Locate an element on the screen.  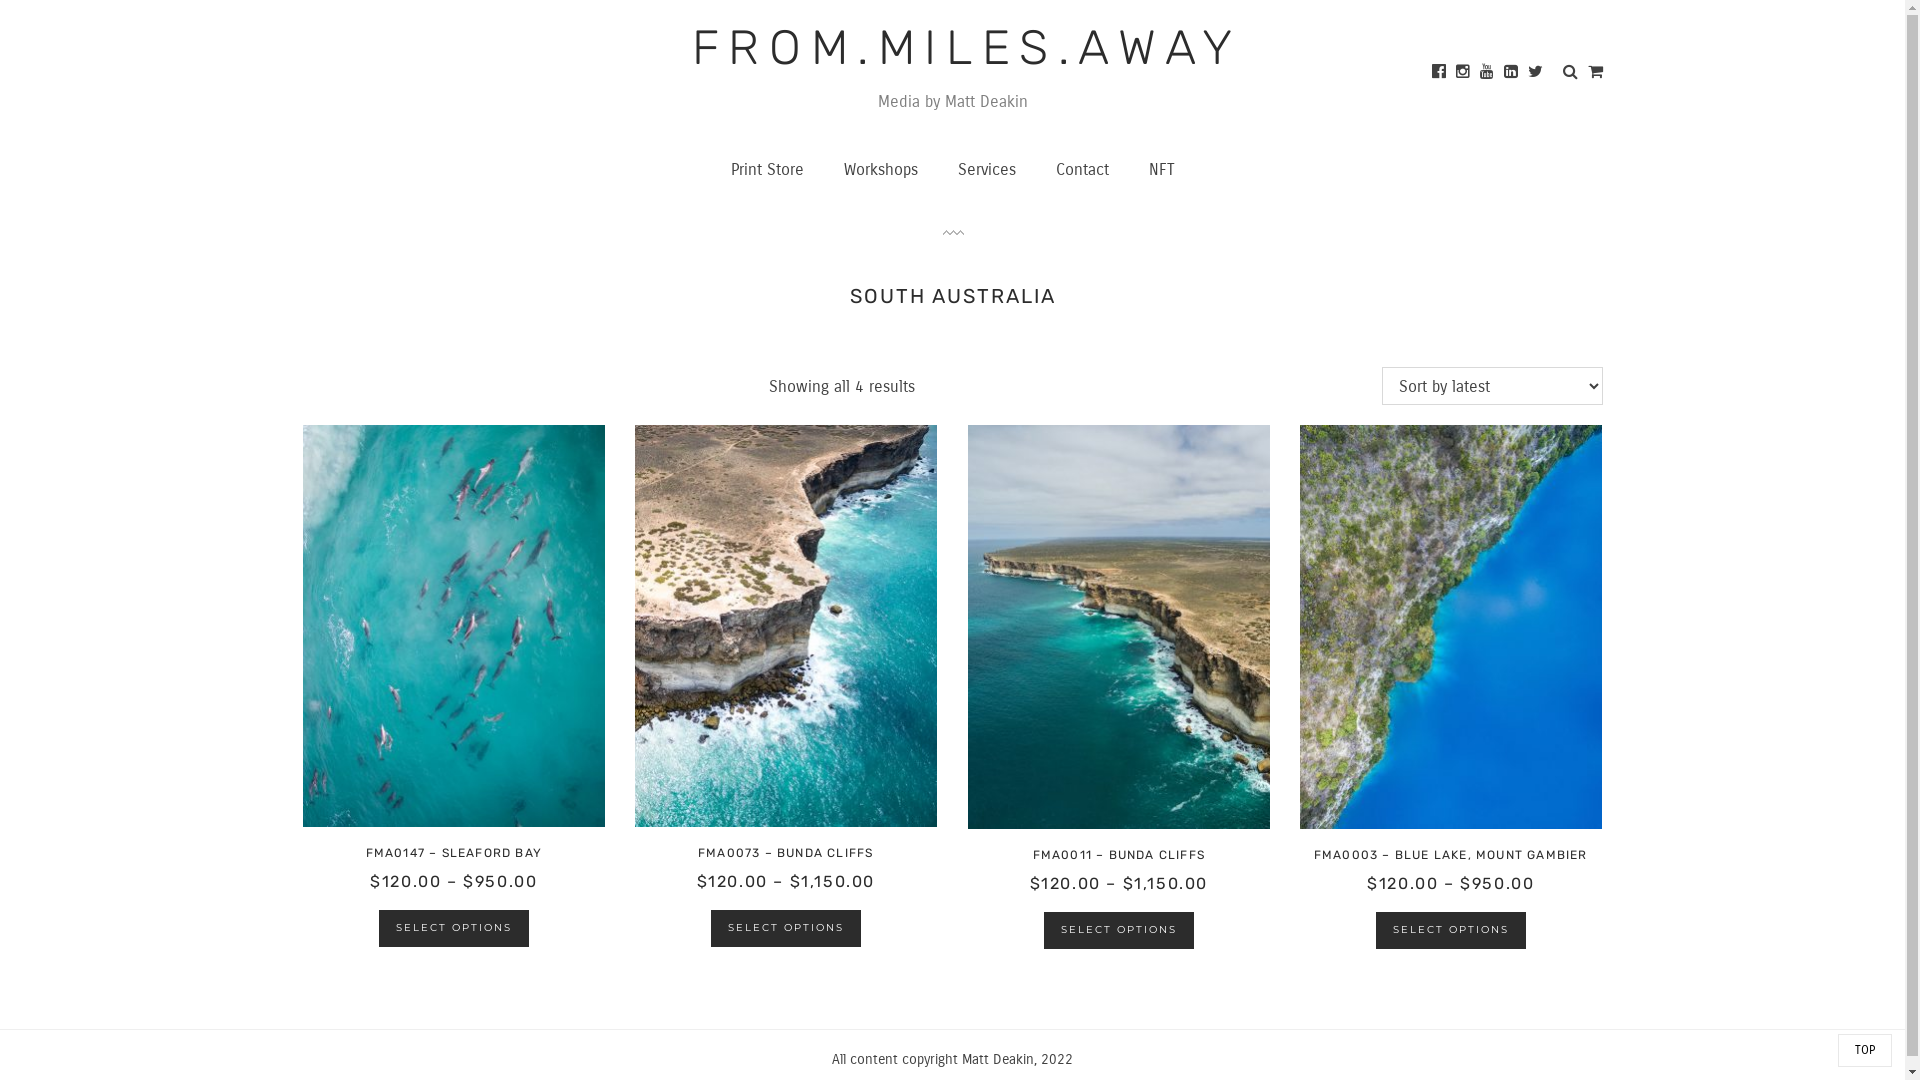
'Print Store' is located at coordinates (765, 168).